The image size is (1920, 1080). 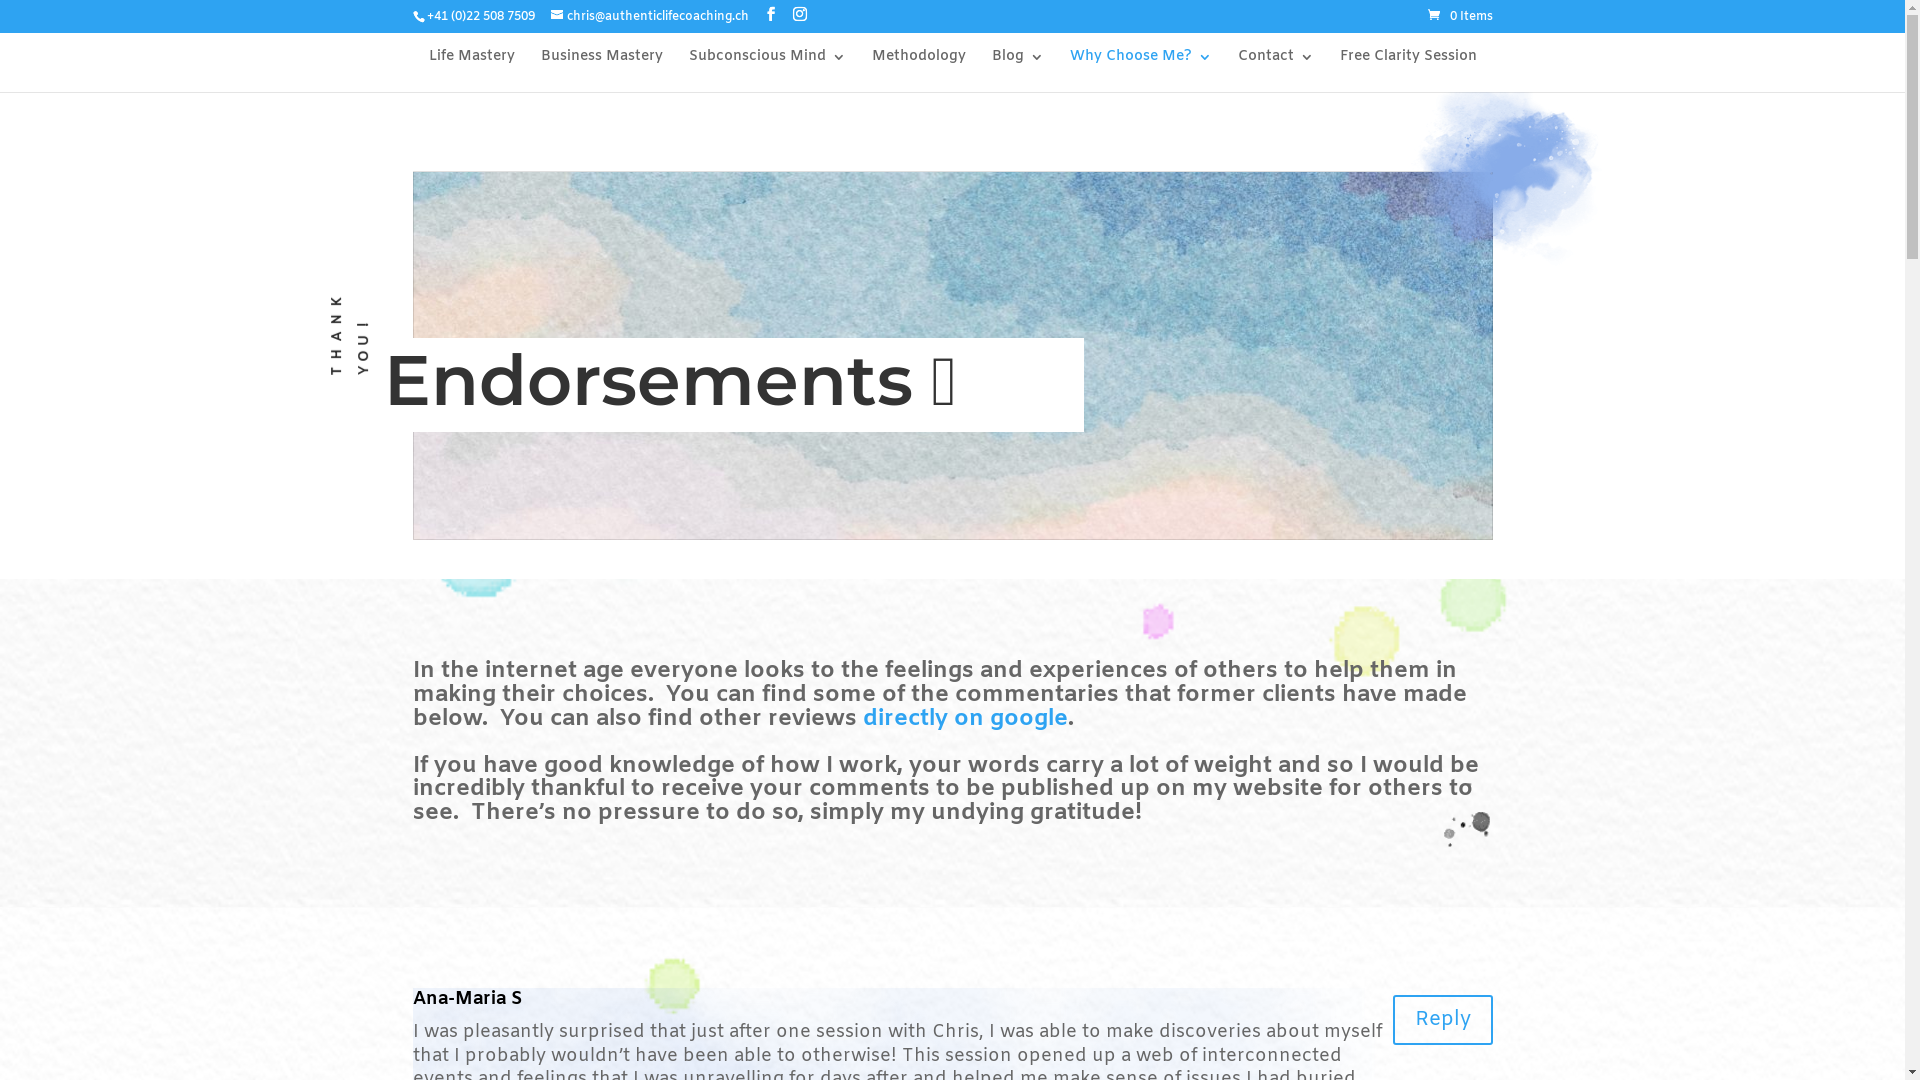 What do you see at coordinates (648, 16) in the screenshot?
I see `'chris@authenticlifecoaching.ch'` at bounding box center [648, 16].